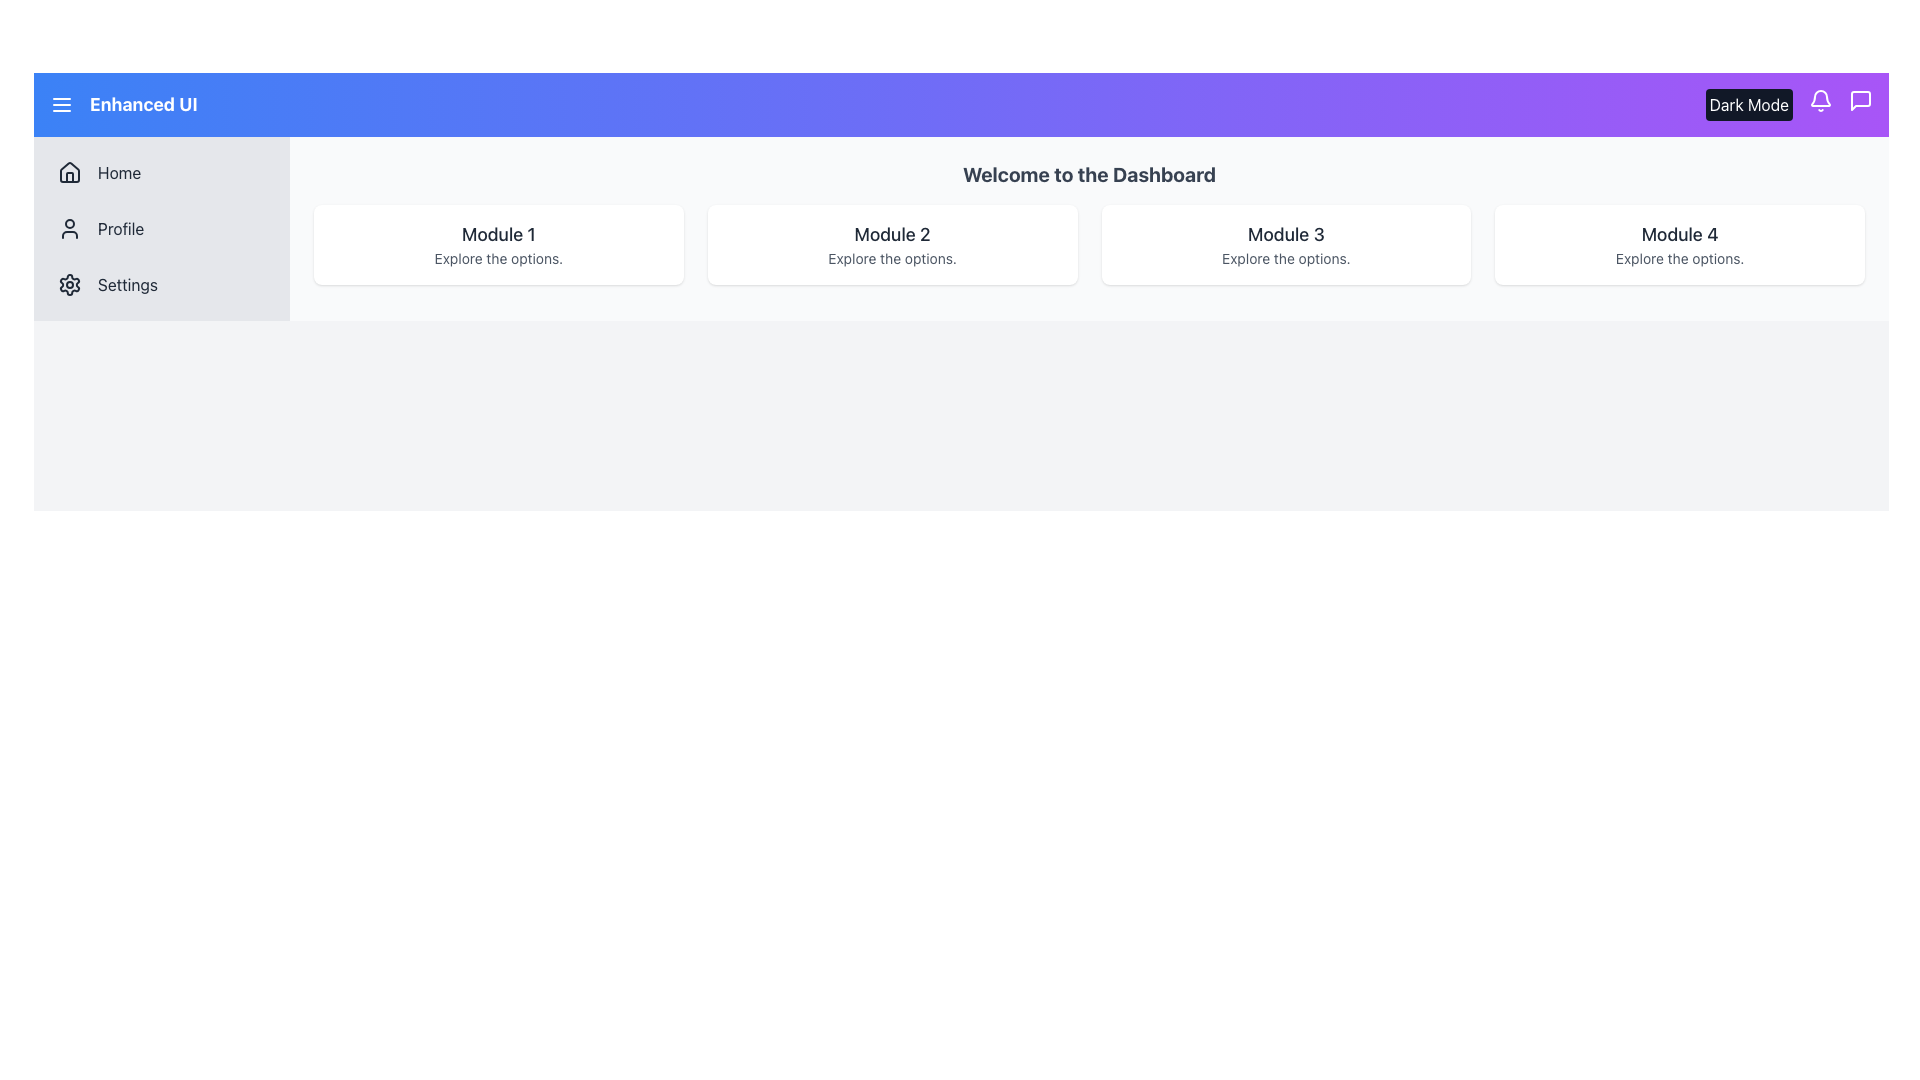 The height and width of the screenshot is (1080, 1920). What do you see at coordinates (126, 285) in the screenshot?
I see `the 'Settings' text label, which is located beside a gear icon in the left sidebar` at bounding box center [126, 285].